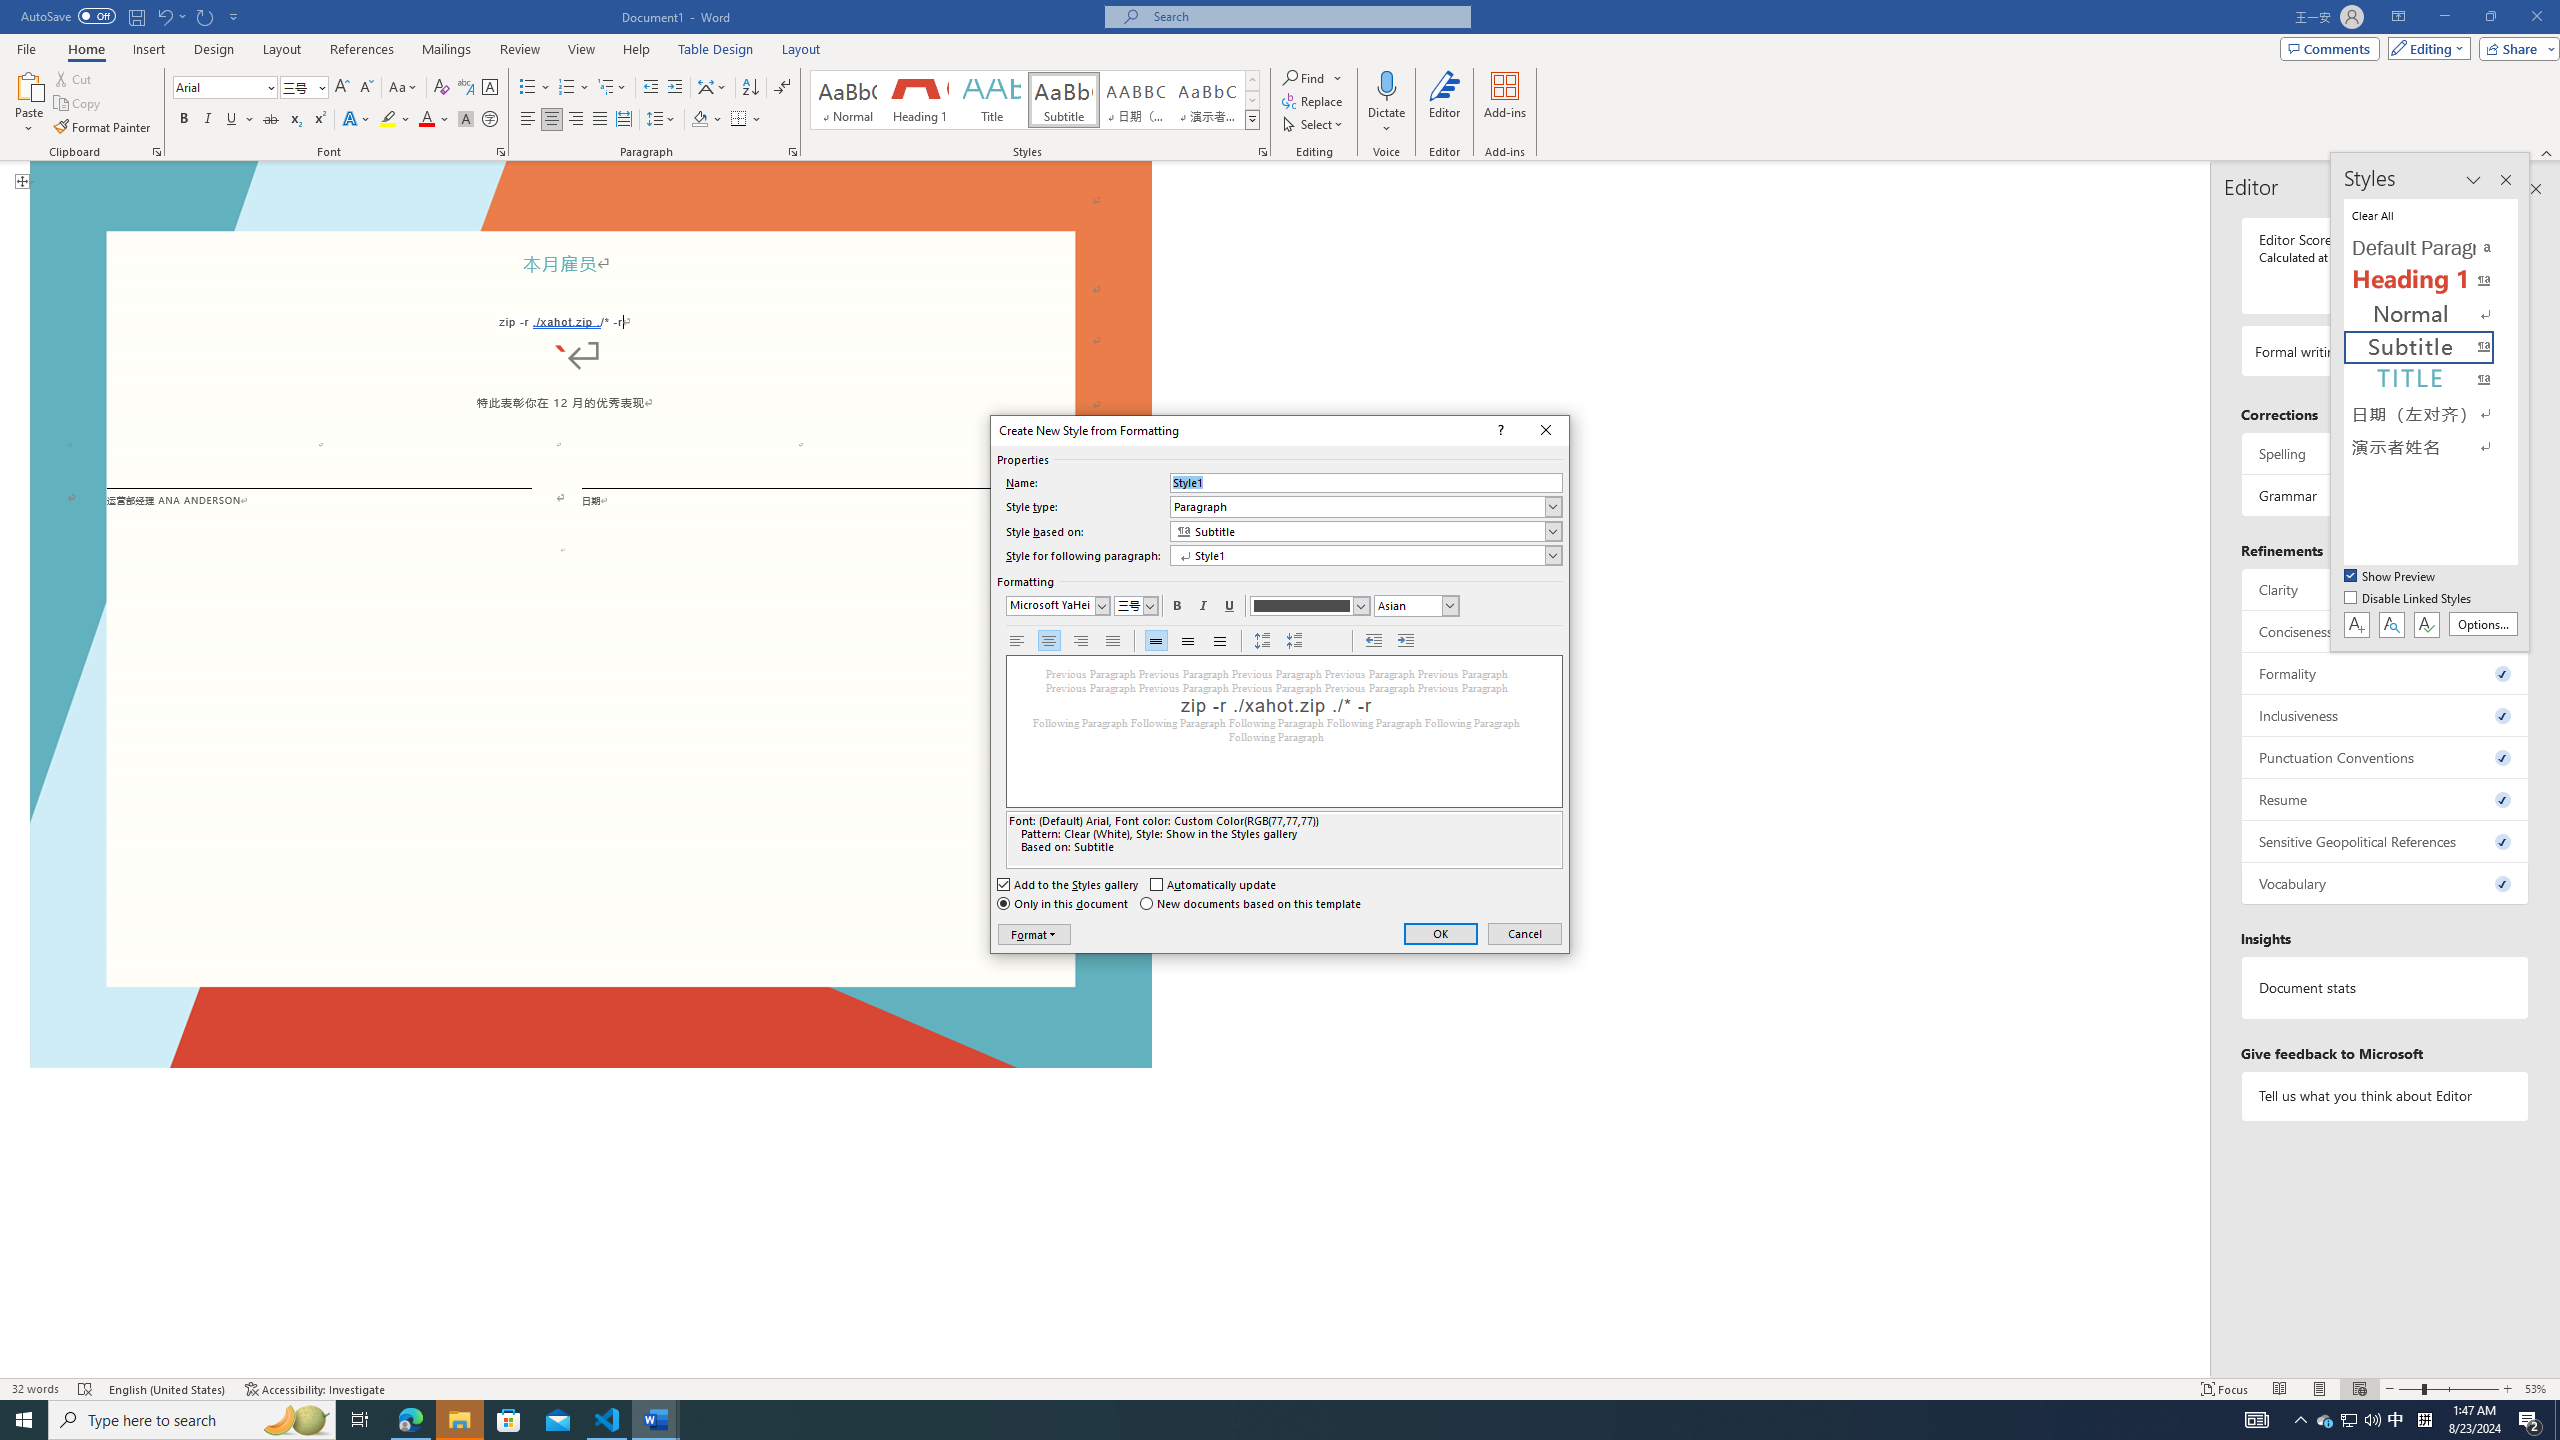 Image resolution: width=2560 pixels, height=1440 pixels. I want to click on 'New documents based on this template', so click(1251, 903).